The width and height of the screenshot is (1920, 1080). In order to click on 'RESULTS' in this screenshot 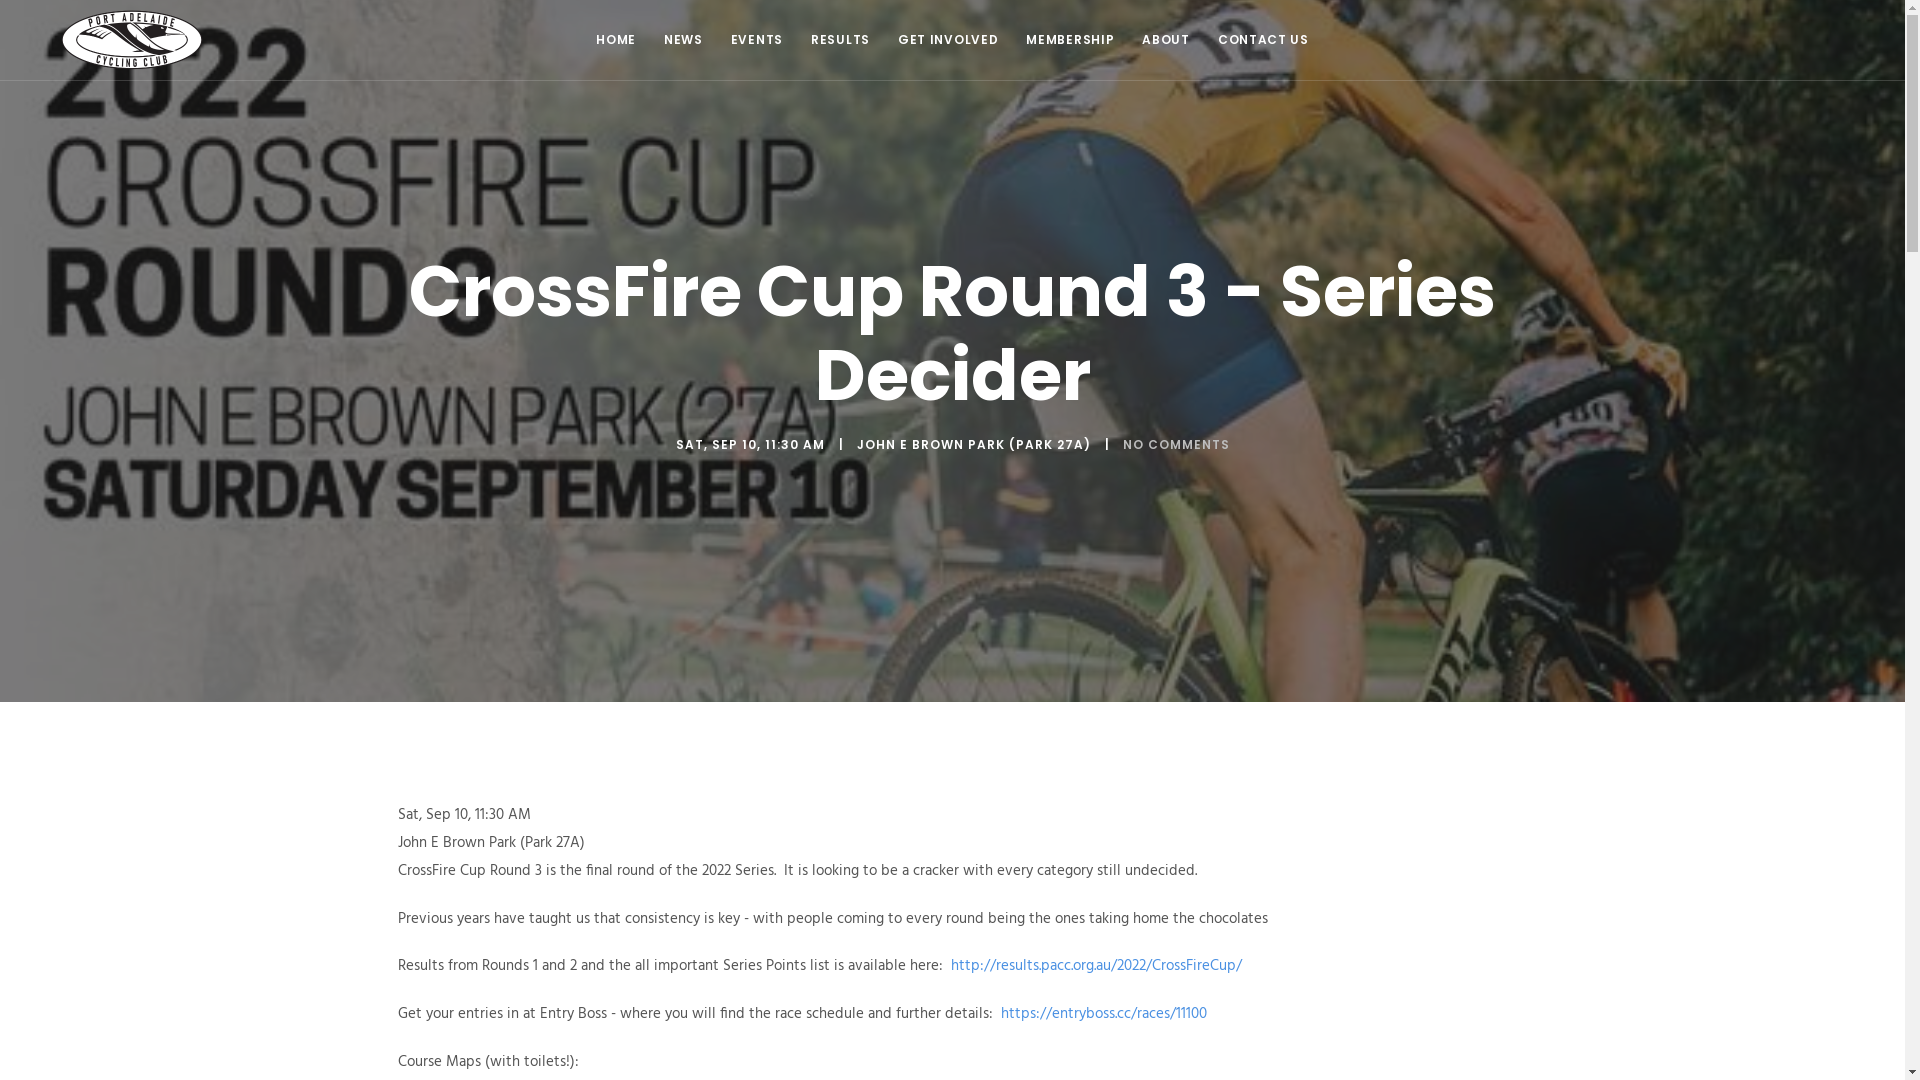, I will do `click(840, 39)`.